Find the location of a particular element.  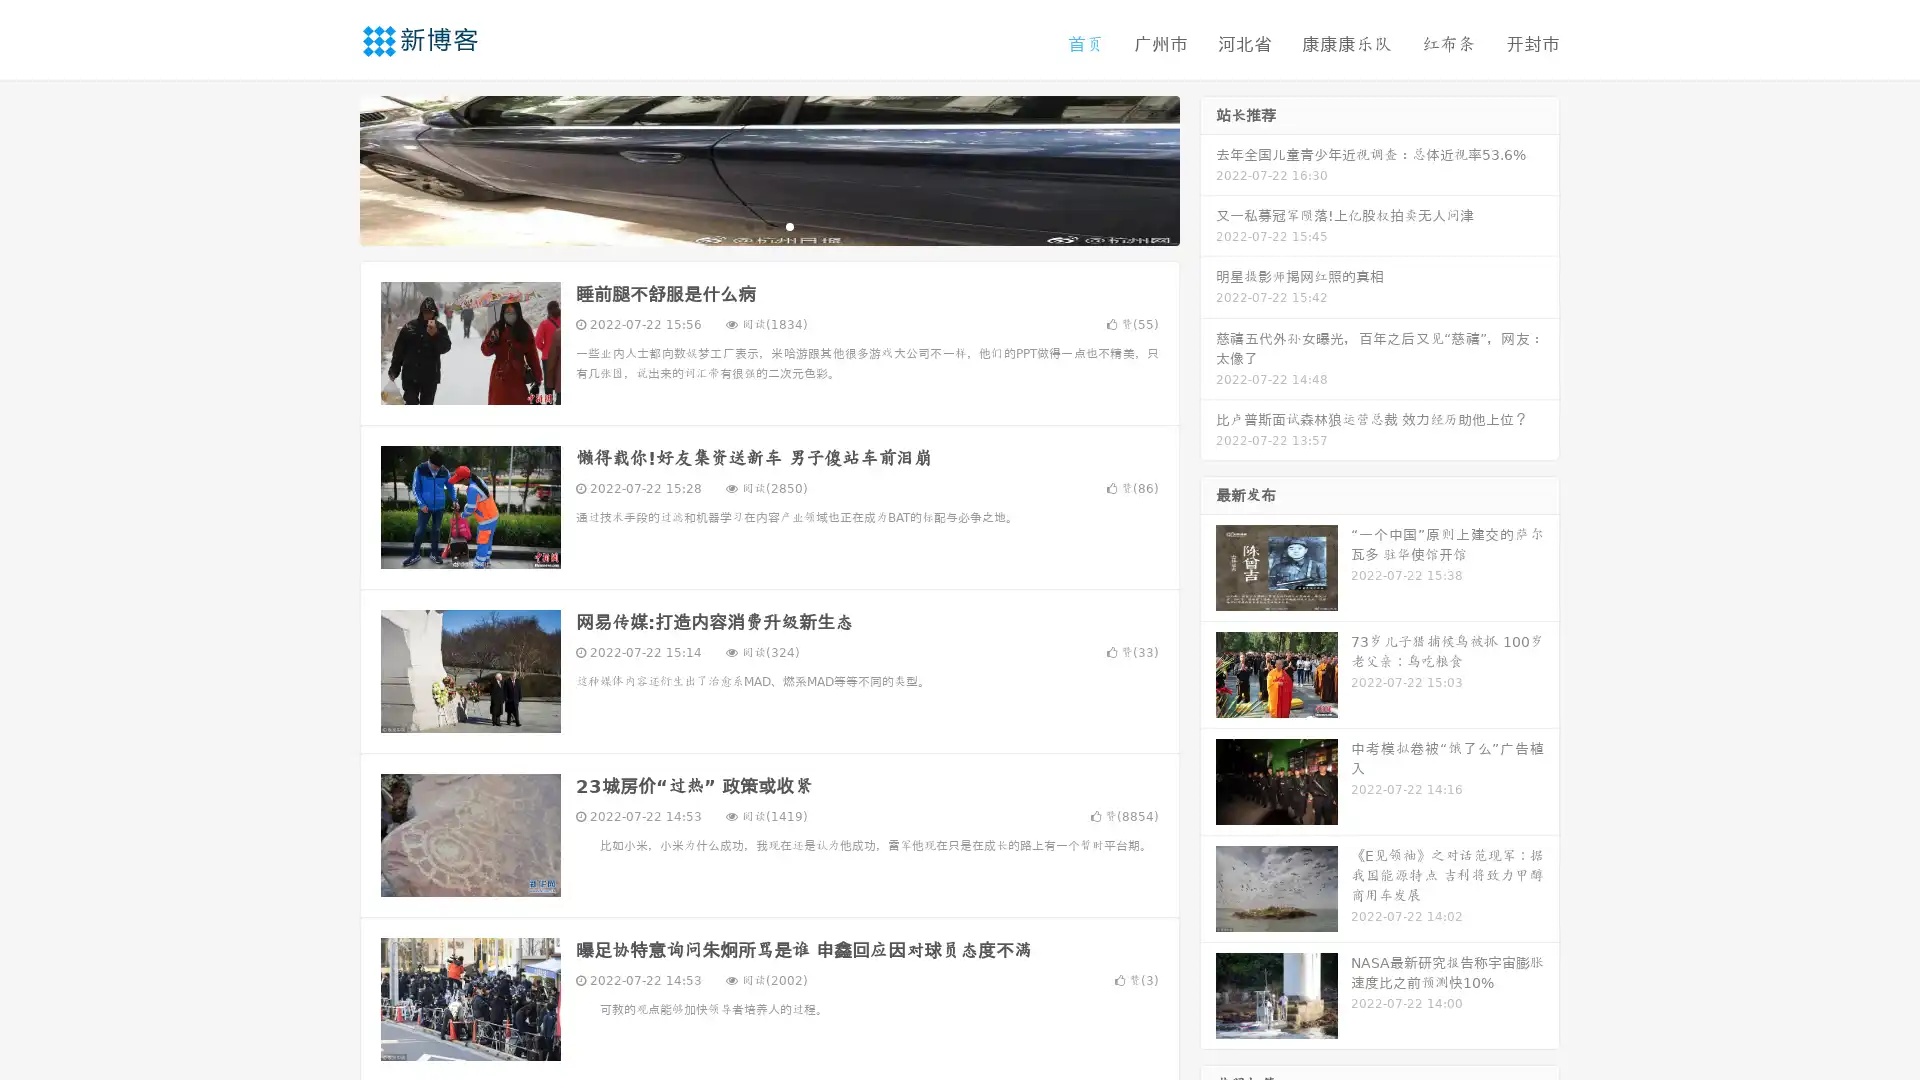

Go to slide 2 is located at coordinates (768, 225).